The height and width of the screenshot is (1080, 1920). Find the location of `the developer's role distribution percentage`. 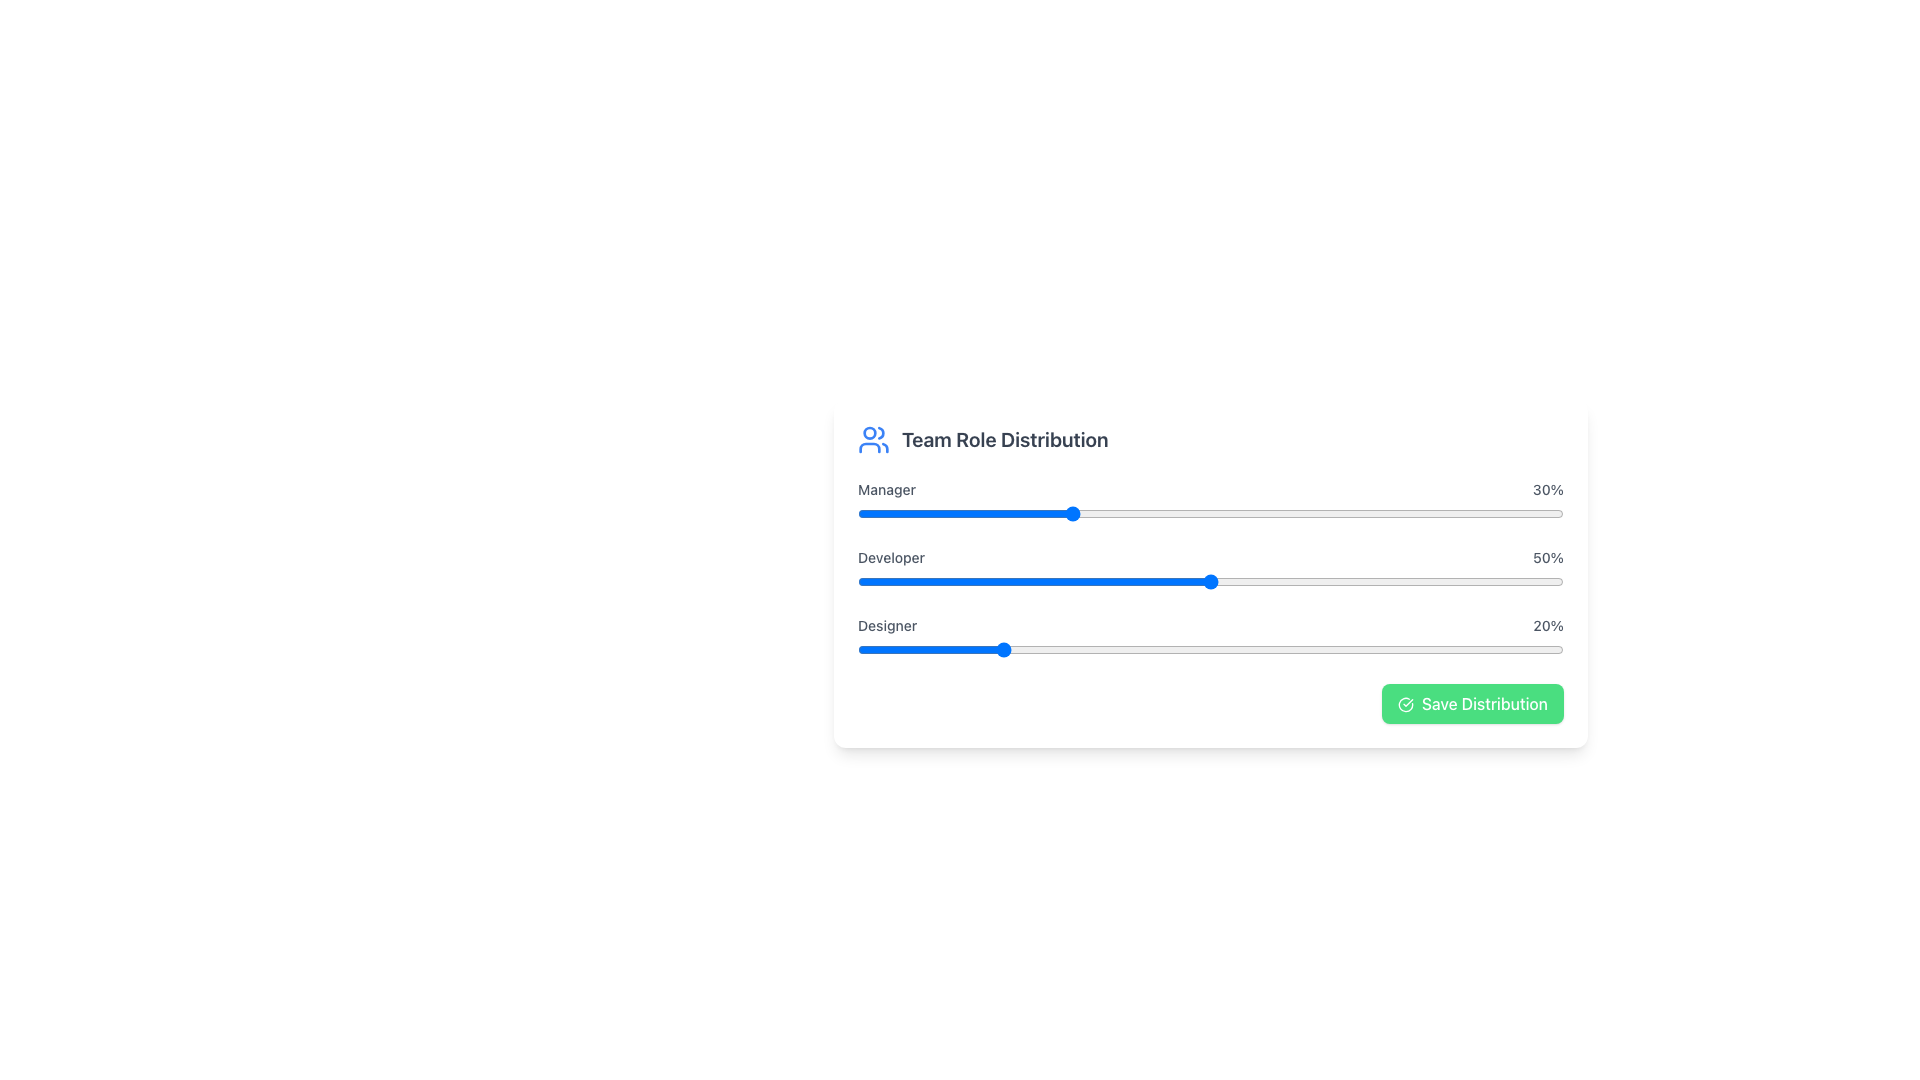

the developer's role distribution percentage is located at coordinates (1435, 582).